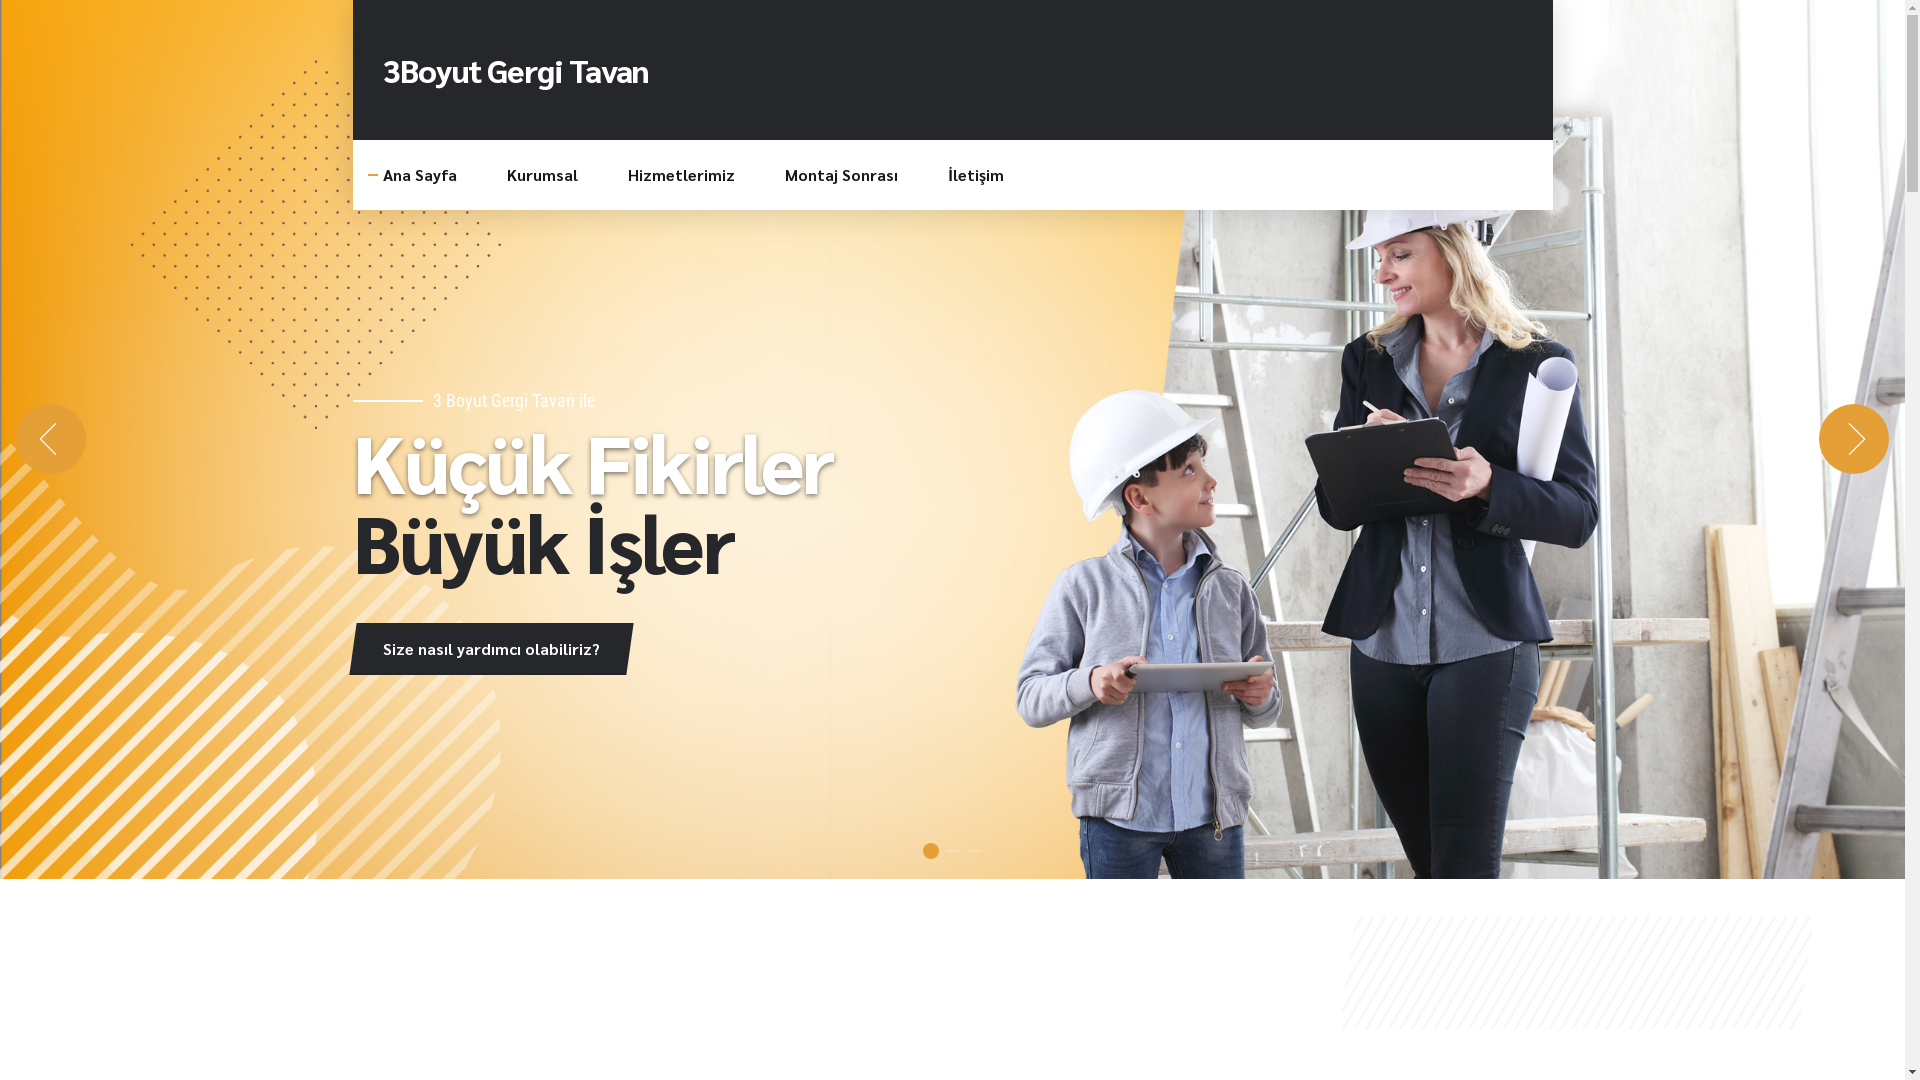 The width and height of the screenshot is (1920, 1080). What do you see at coordinates (515, 68) in the screenshot?
I see `'3Boyut Gergi Tavan'` at bounding box center [515, 68].